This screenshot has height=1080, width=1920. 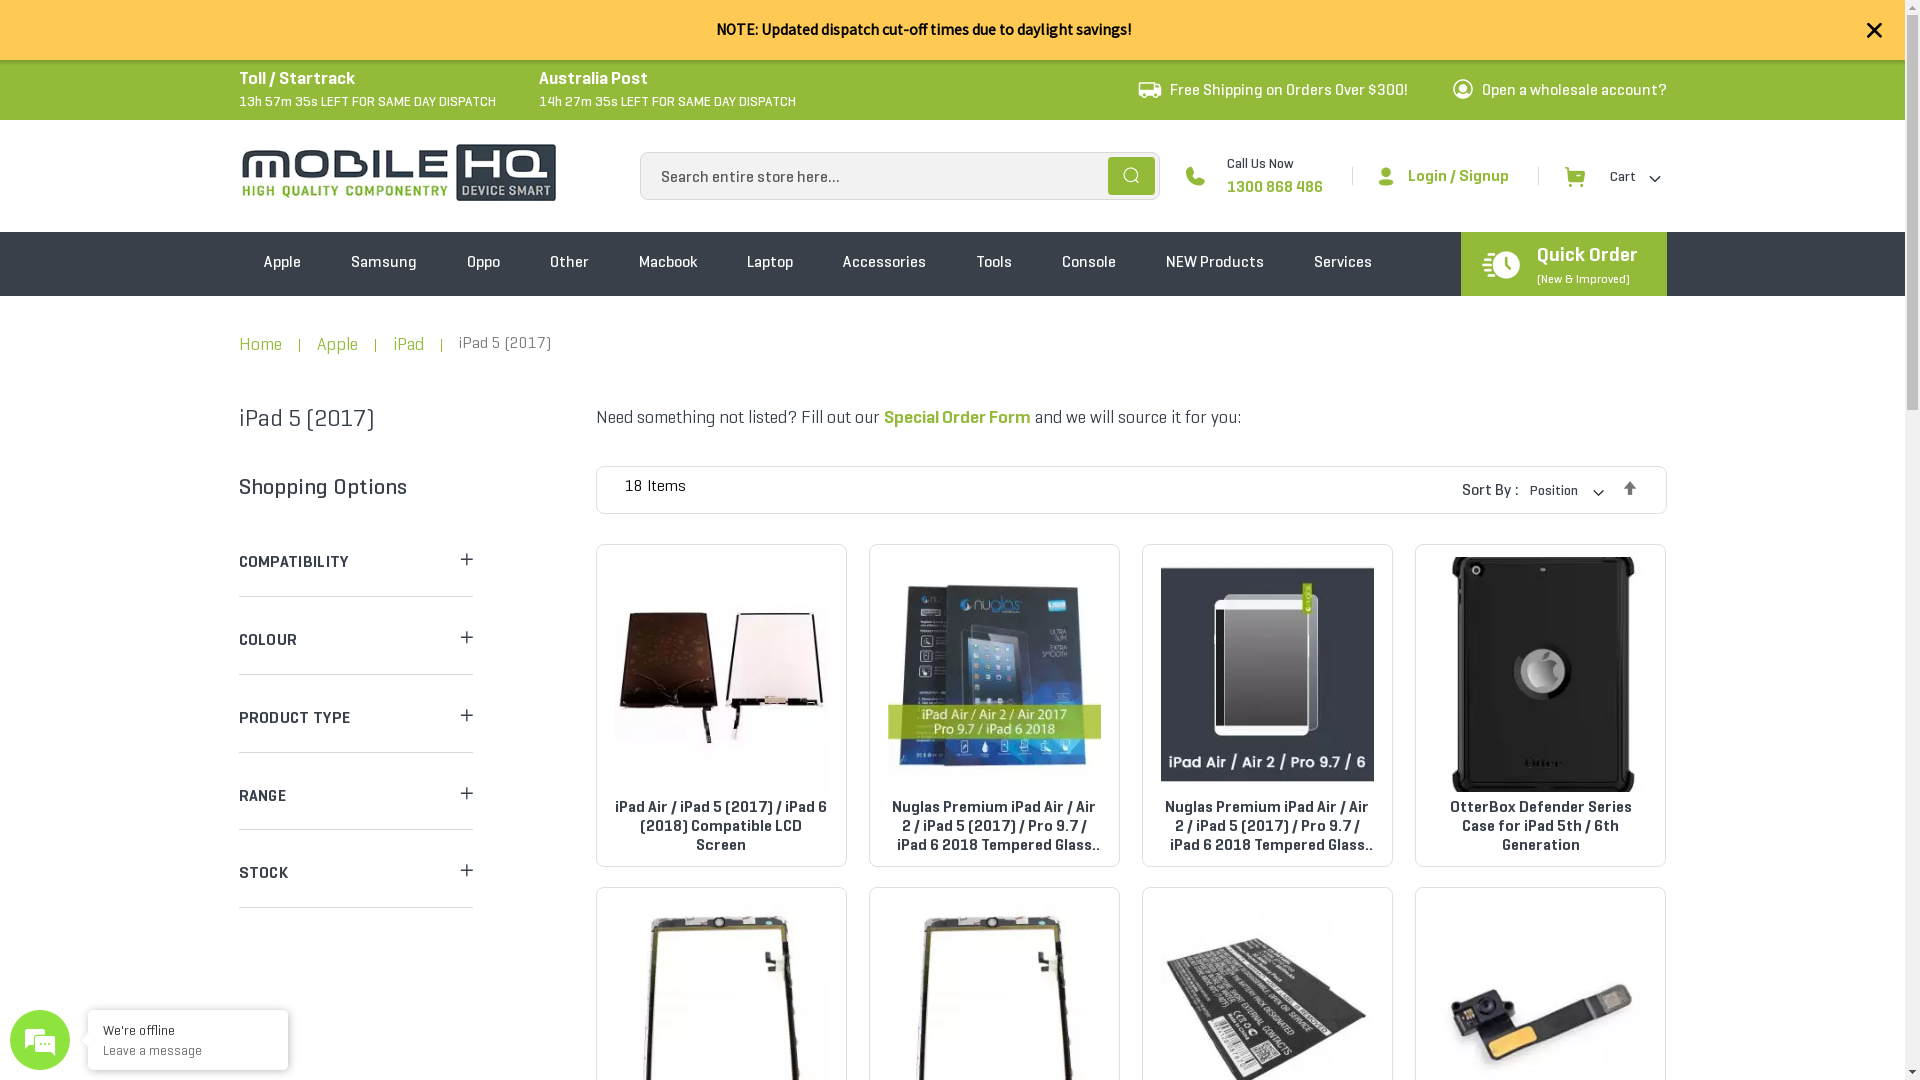 I want to click on 'Tools', so click(x=993, y=202).